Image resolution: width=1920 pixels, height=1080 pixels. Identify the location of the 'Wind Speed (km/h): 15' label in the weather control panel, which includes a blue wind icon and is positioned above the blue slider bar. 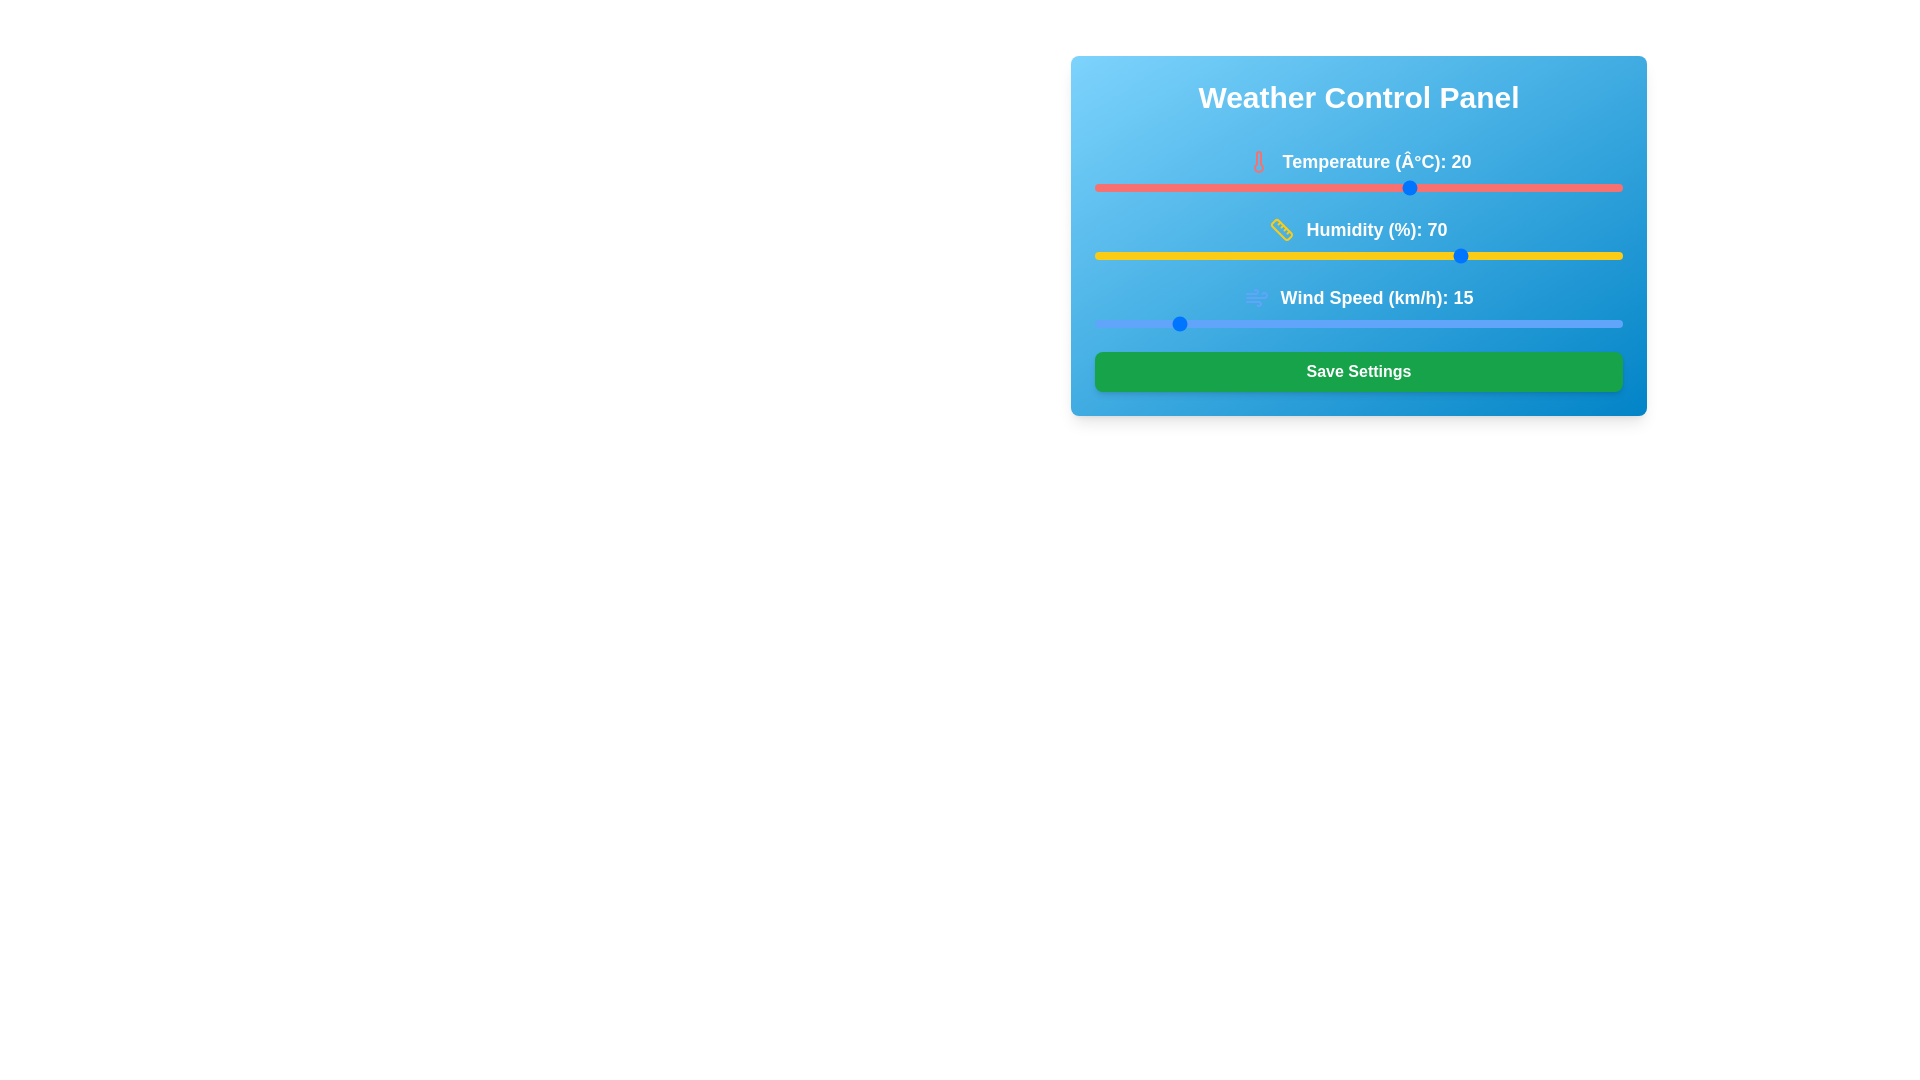
(1358, 305).